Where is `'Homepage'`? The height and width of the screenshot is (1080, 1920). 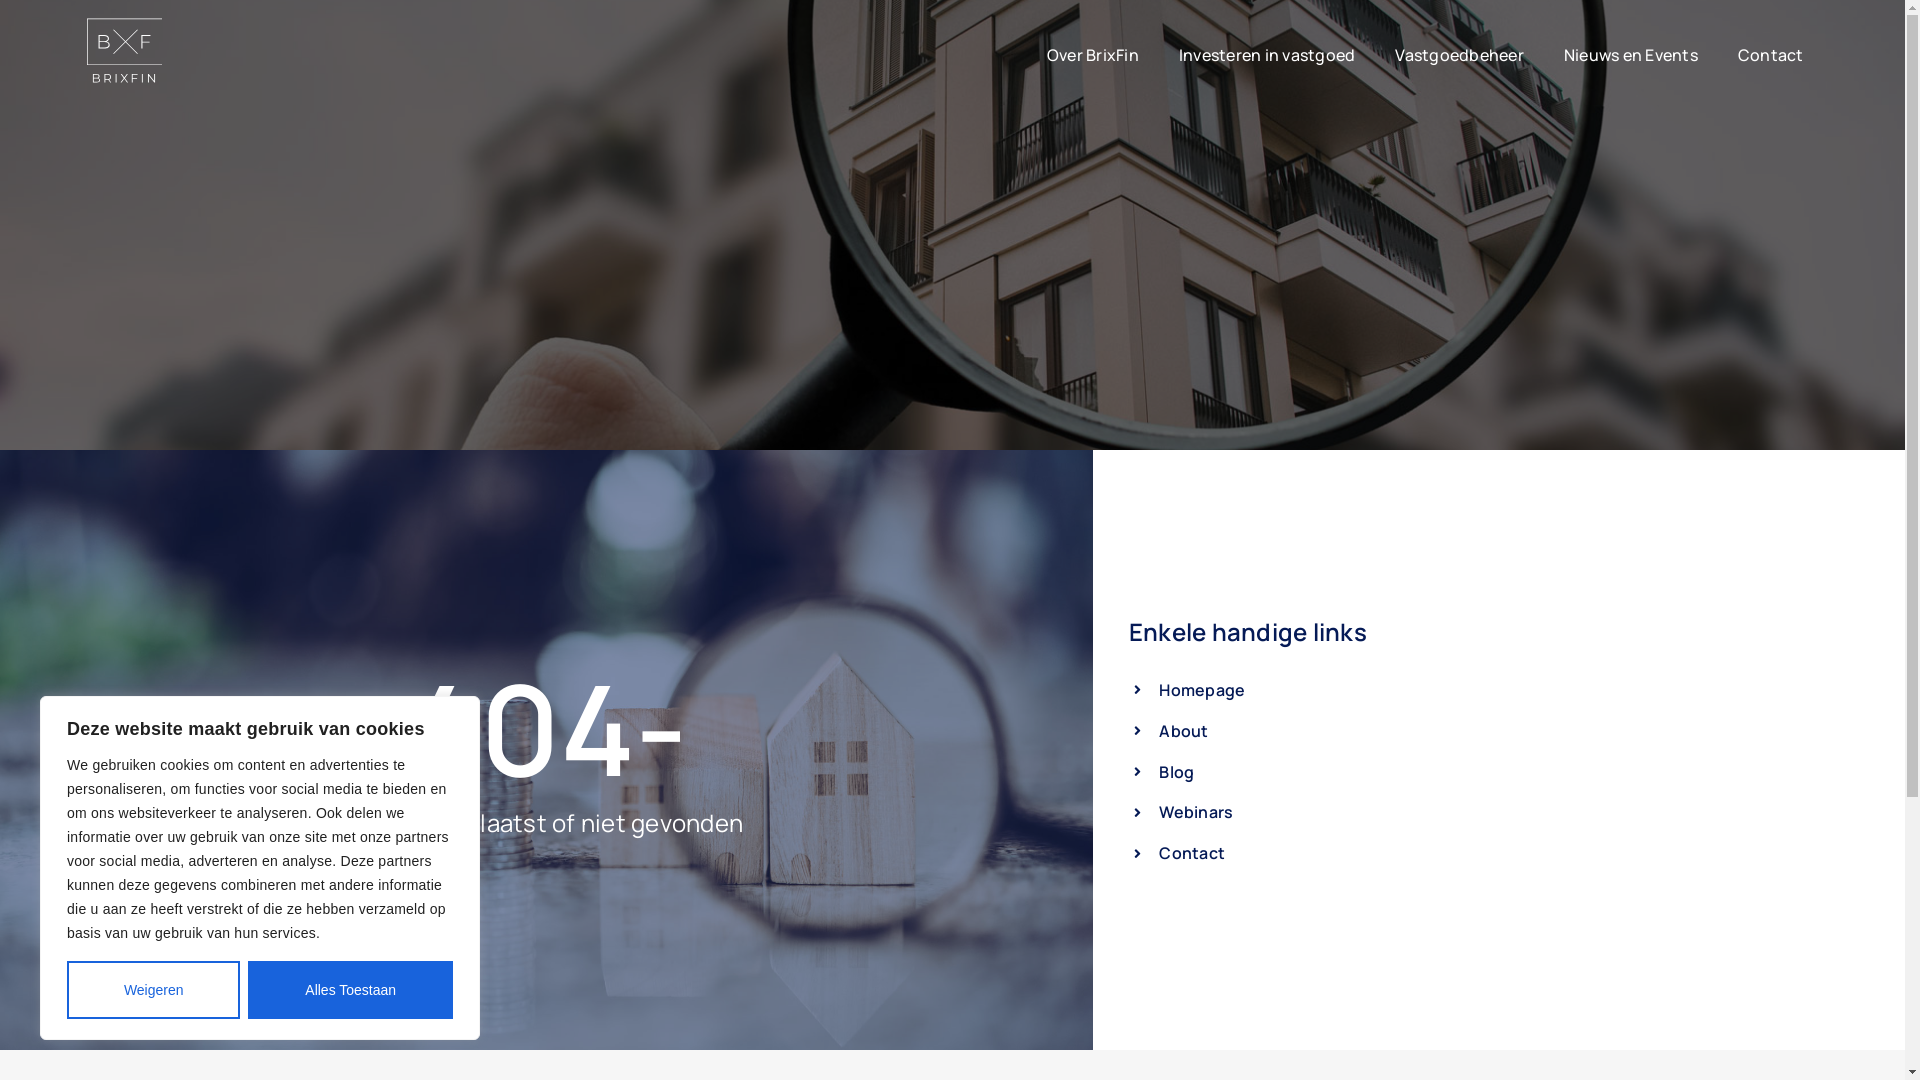 'Homepage' is located at coordinates (1128, 689).